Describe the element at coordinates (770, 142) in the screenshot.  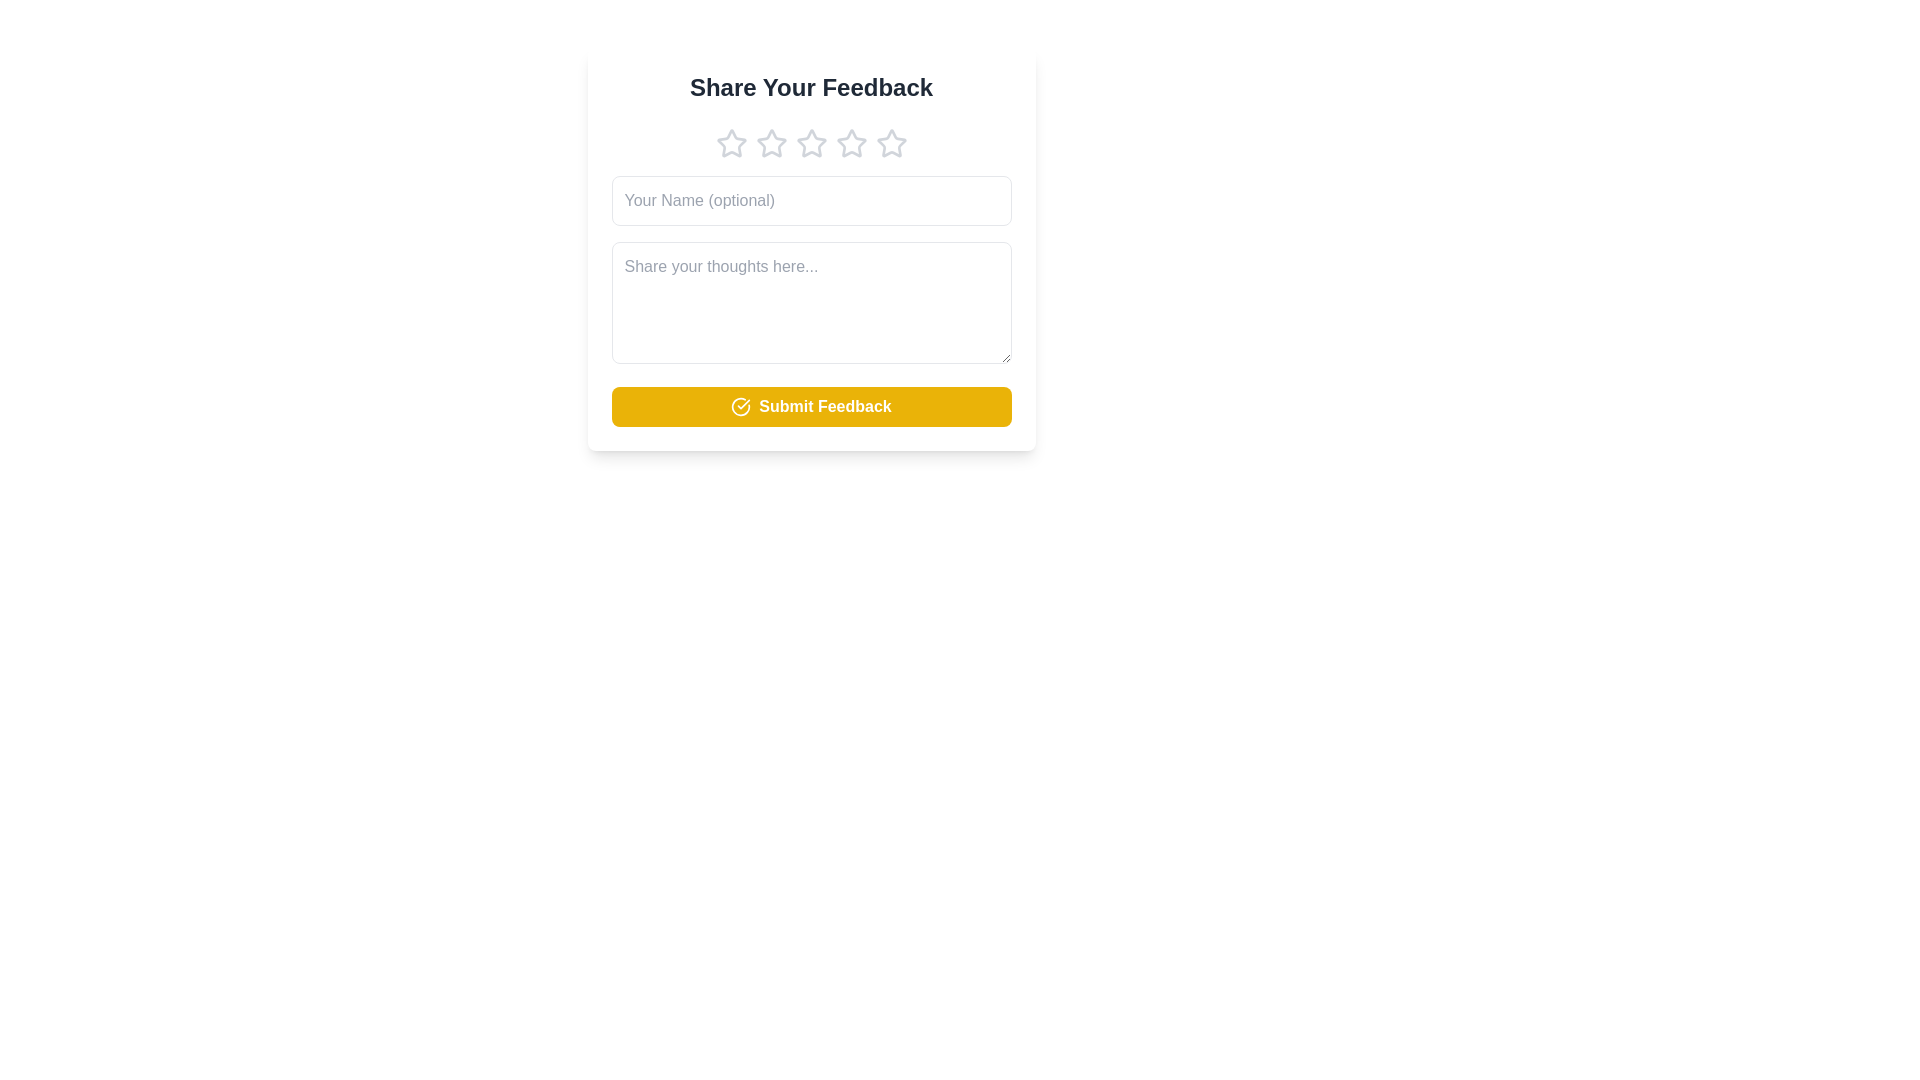
I see `the second star icon in the rating system` at that location.